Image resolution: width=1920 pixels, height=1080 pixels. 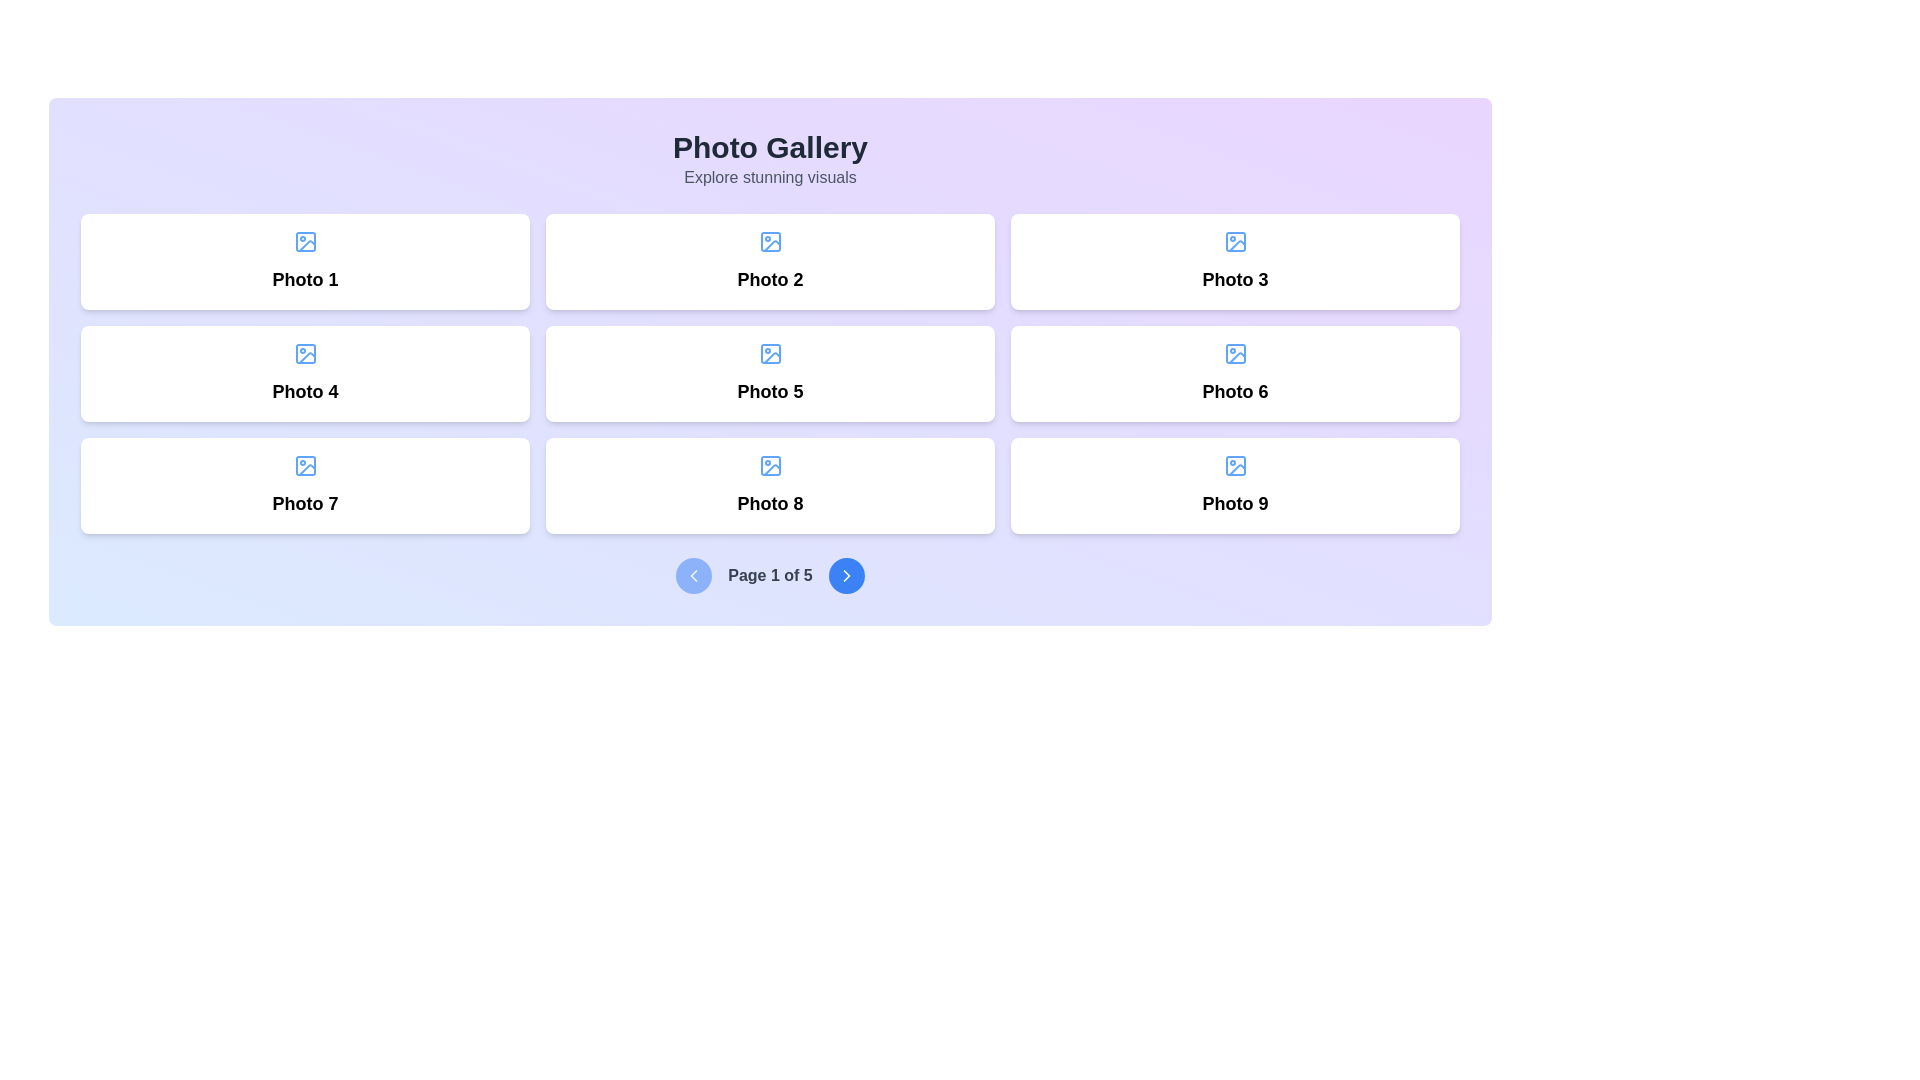 What do you see at coordinates (304, 261) in the screenshot?
I see `the interactive card titled 'Photo 1' in the top-left position of the 'Photo Gallery' grid` at bounding box center [304, 261].